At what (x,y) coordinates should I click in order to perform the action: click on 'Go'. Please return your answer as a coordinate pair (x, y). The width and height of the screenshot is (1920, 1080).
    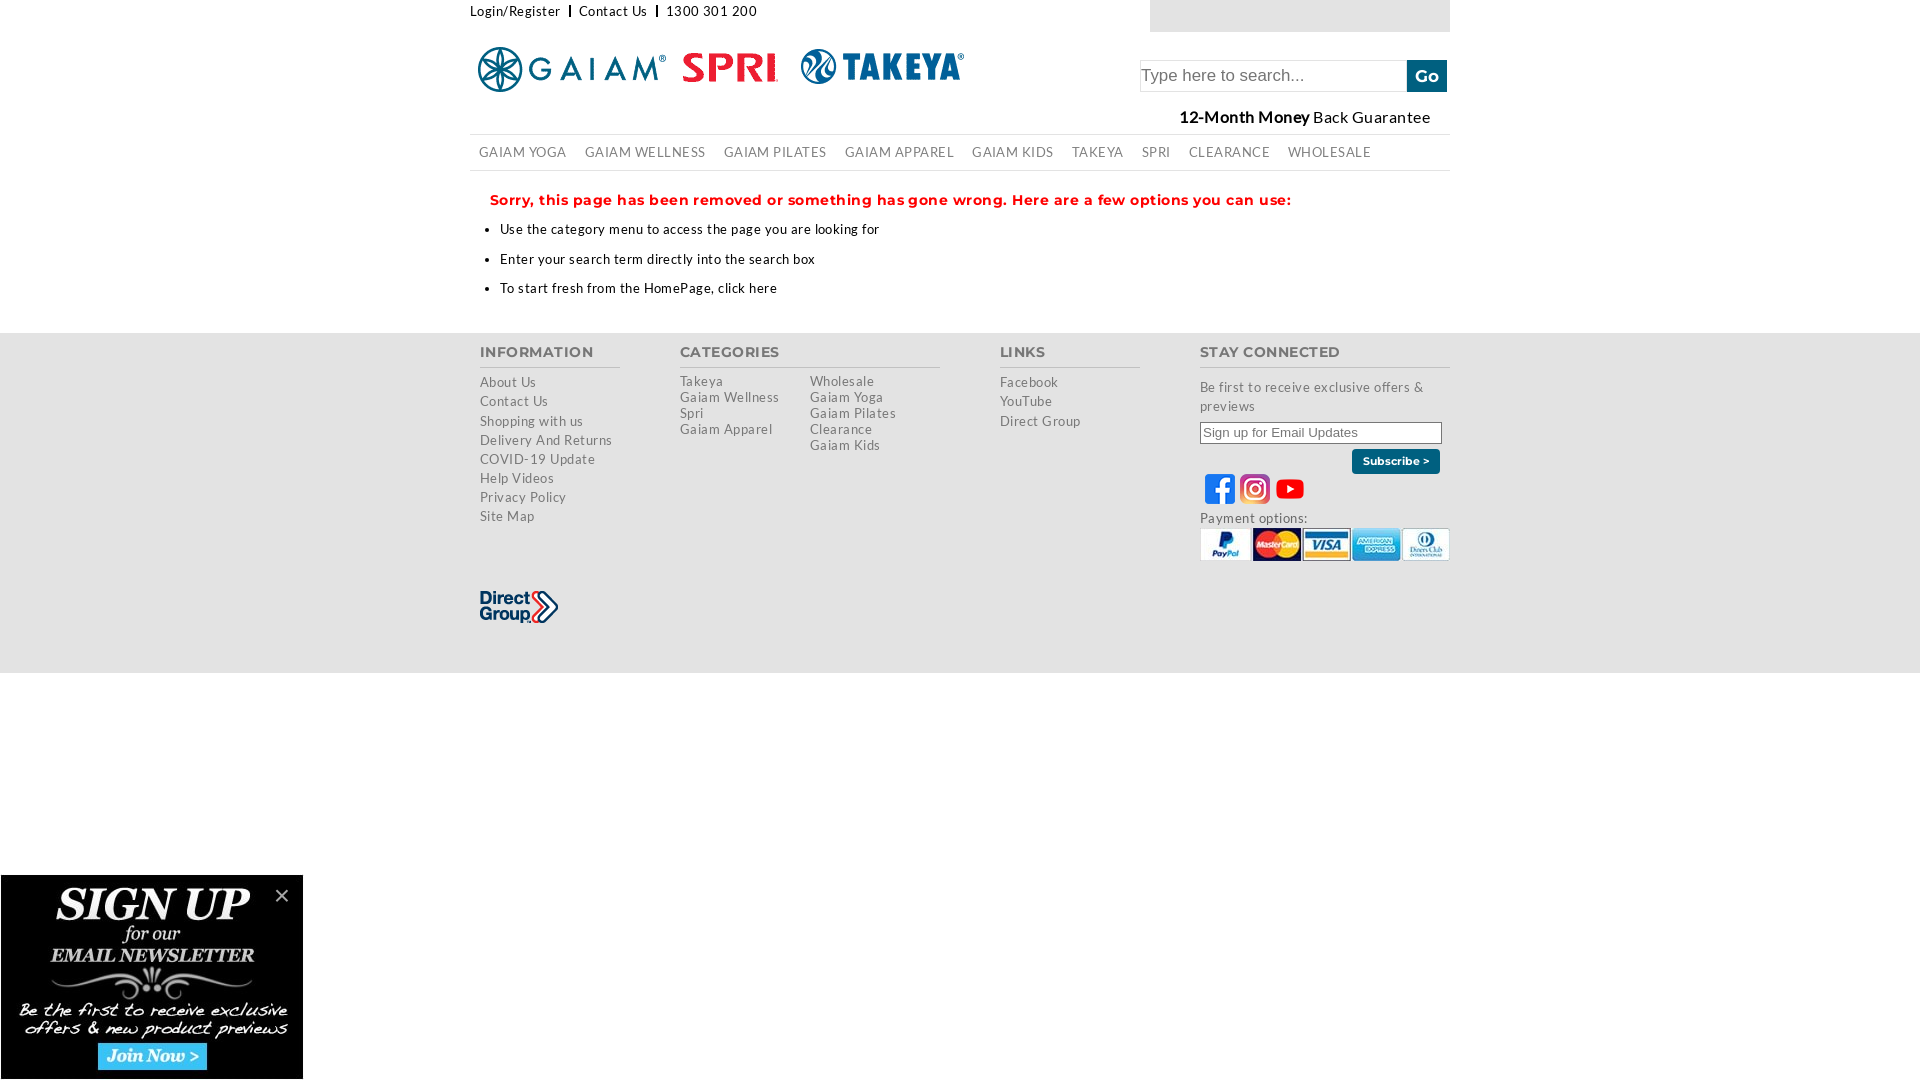
    Looking at the image, I should click on (1425, 75).